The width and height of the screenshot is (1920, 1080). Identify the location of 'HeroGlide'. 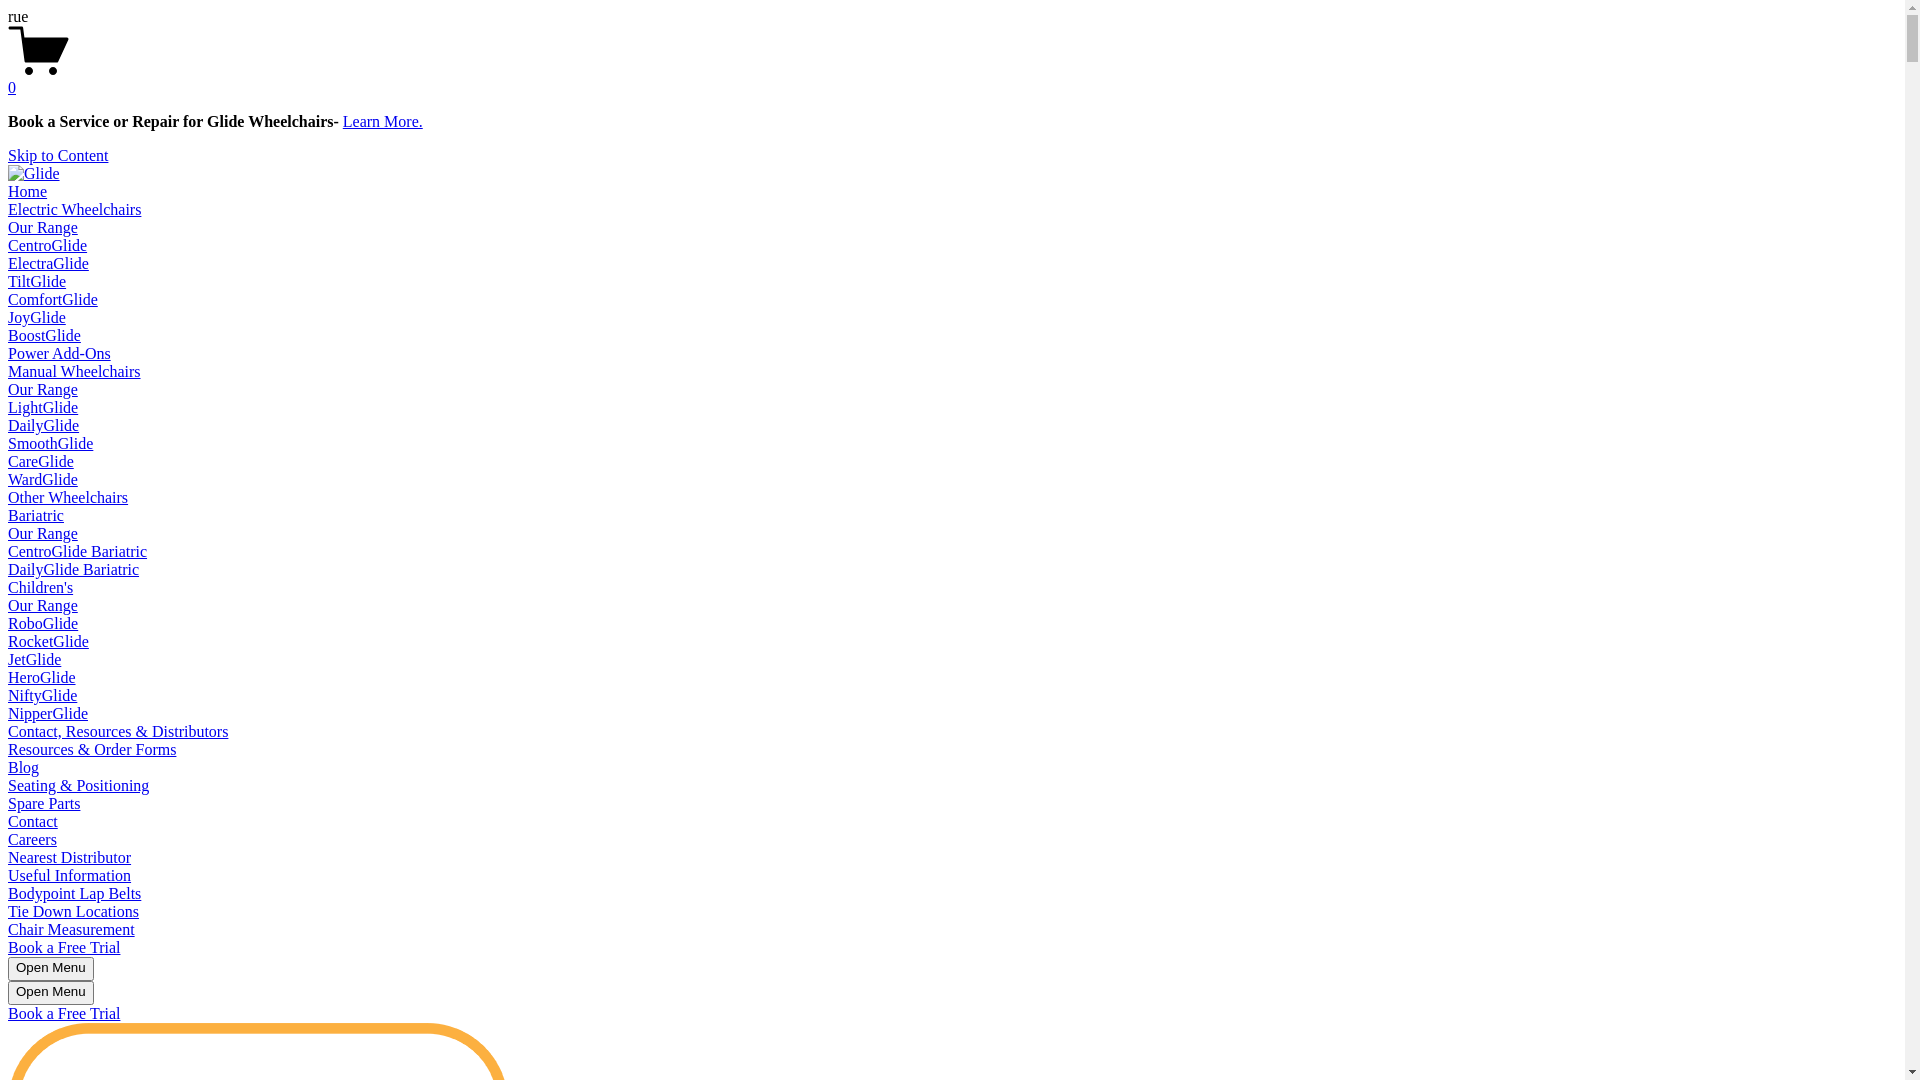
(42, 676).